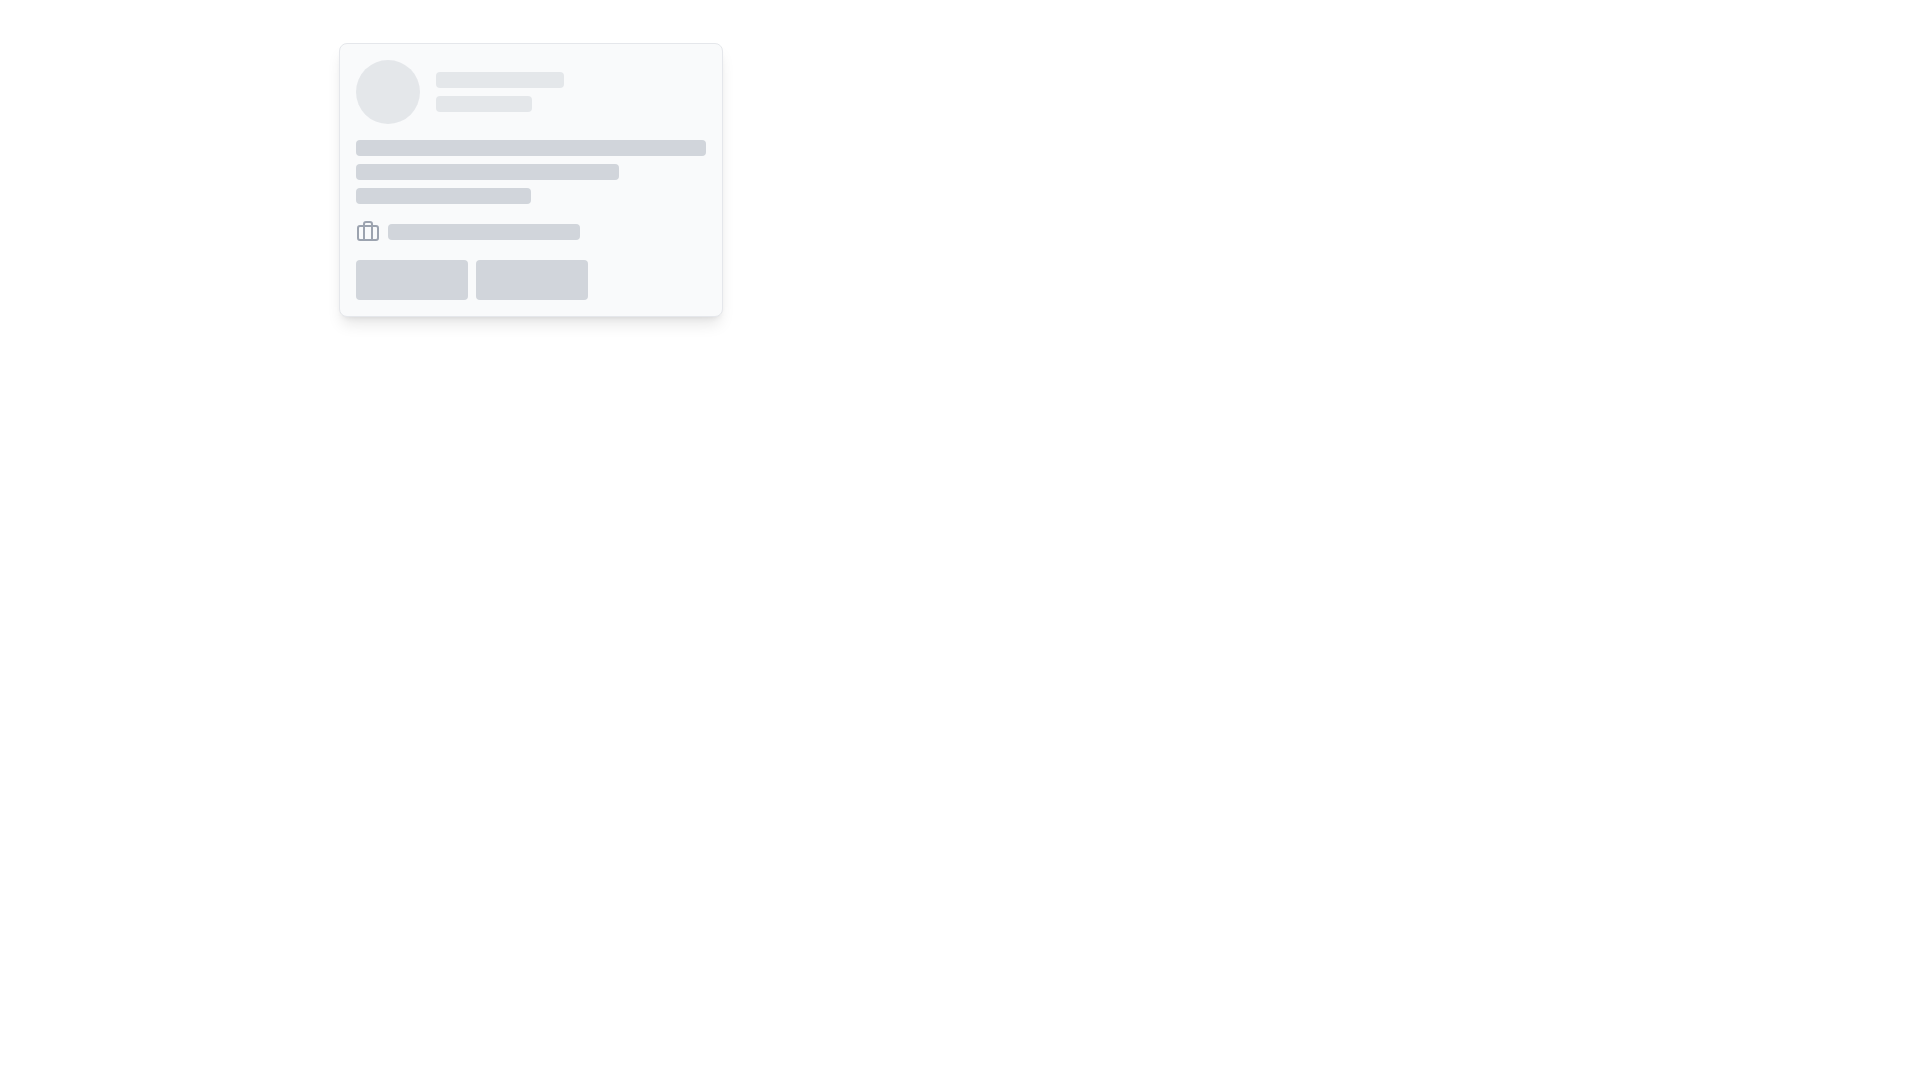  What do you see at coordinates (484, 230) in the screenshot?
I see `the decorative placeholder rectangle with rounded corners, filled with light gray color, positioned to the right of an icon group` at bounding box center [484, 230].